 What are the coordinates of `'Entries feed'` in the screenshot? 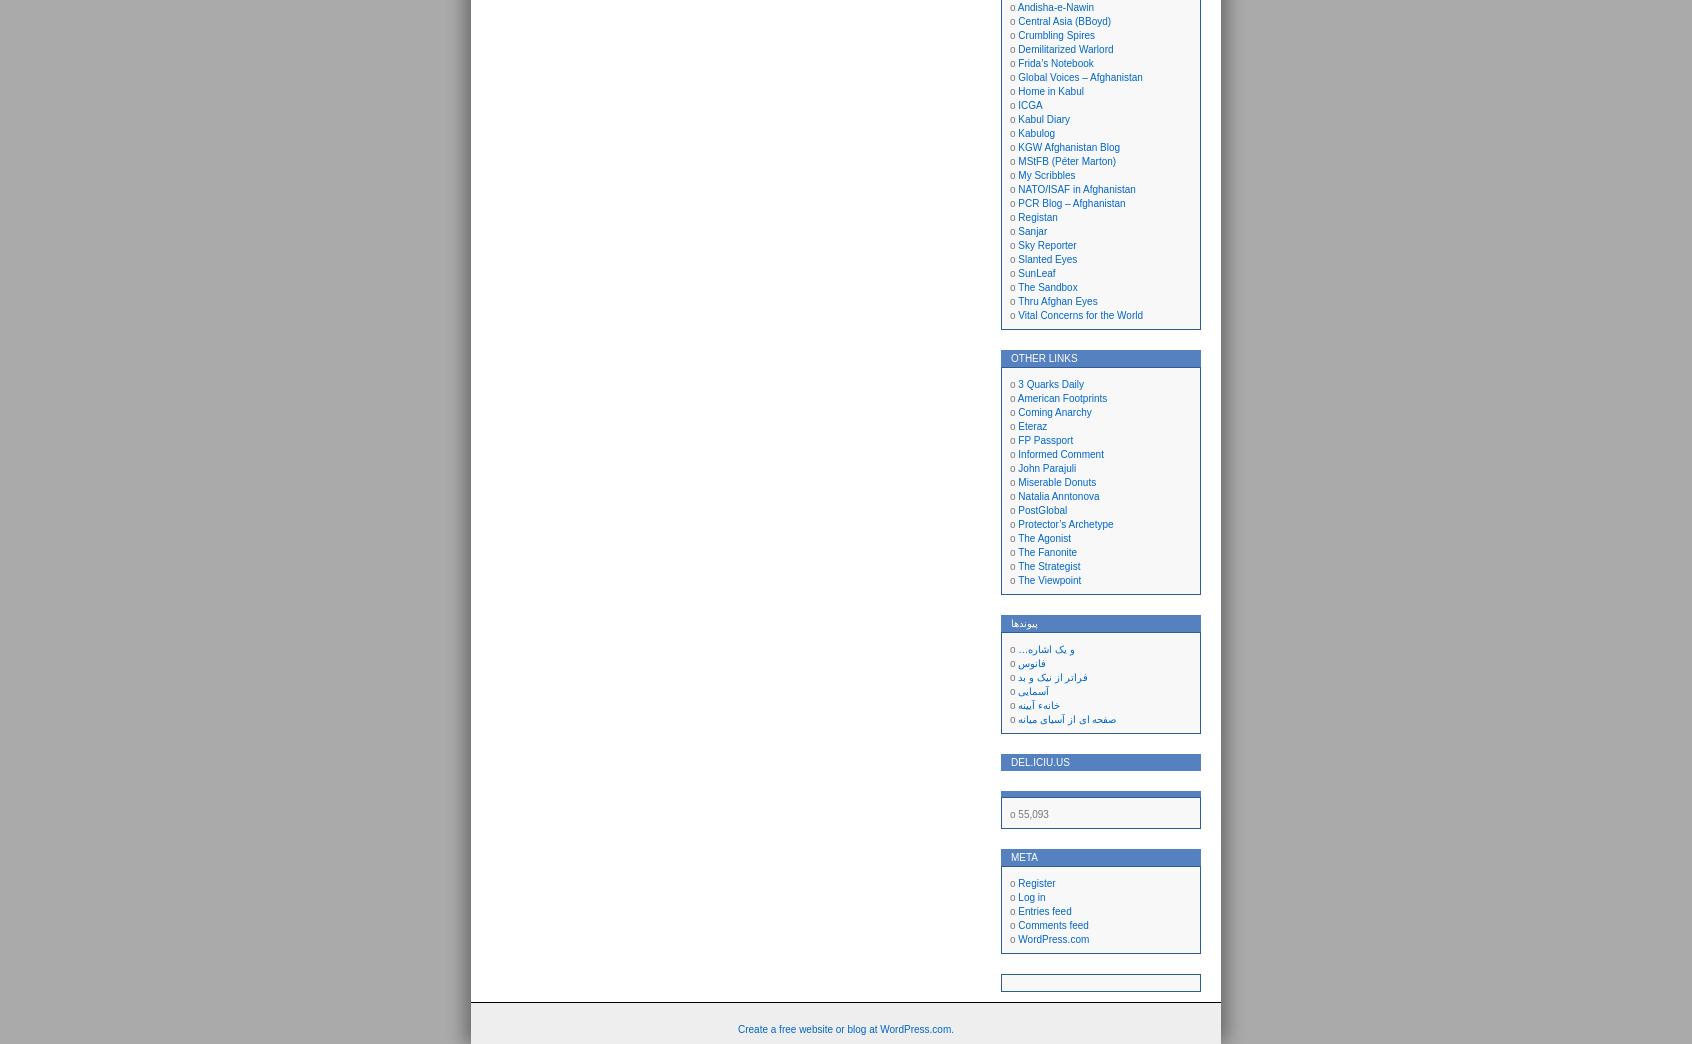 It's located at (1043, 911).